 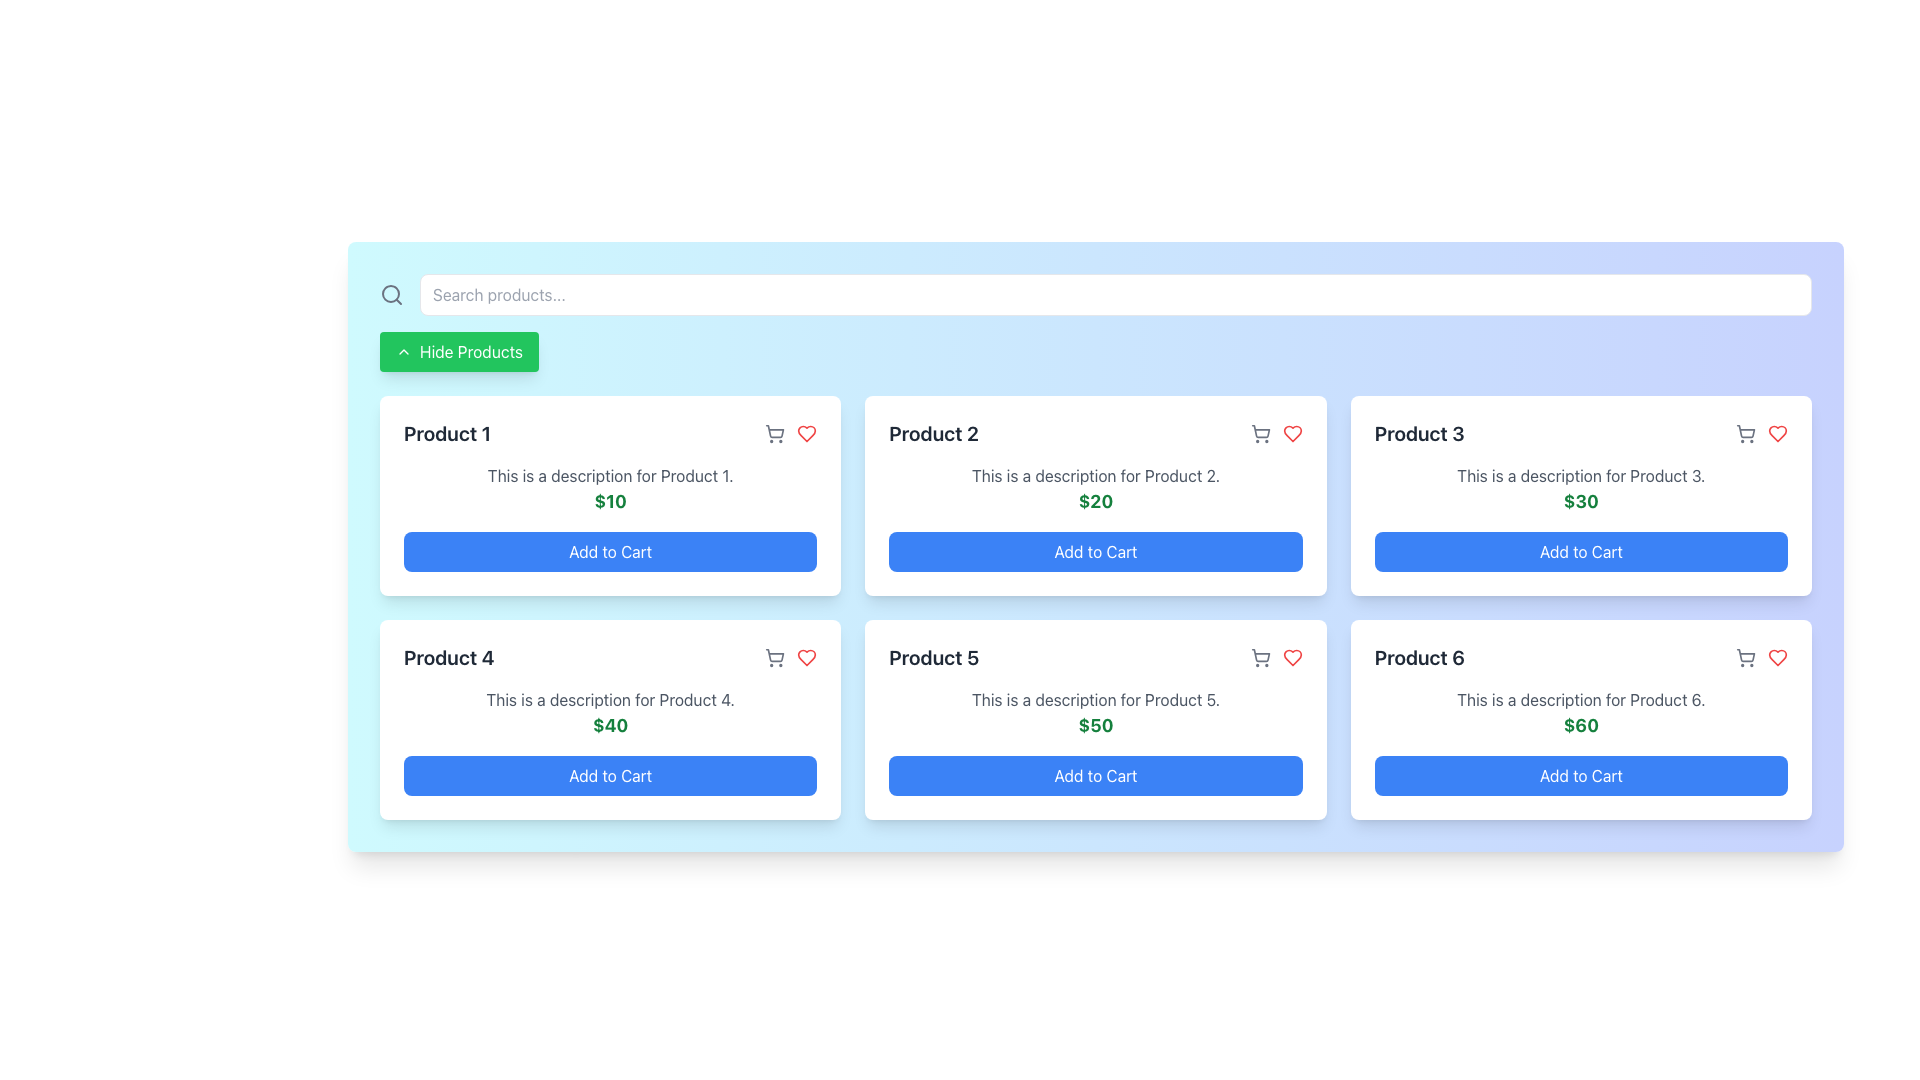 What do you see at coordinates (1292, 433) in the screenshot?
I see `the heart icon located in the top-right corner of the product card for 'Product 2'` at bounding box center [1292, 433].